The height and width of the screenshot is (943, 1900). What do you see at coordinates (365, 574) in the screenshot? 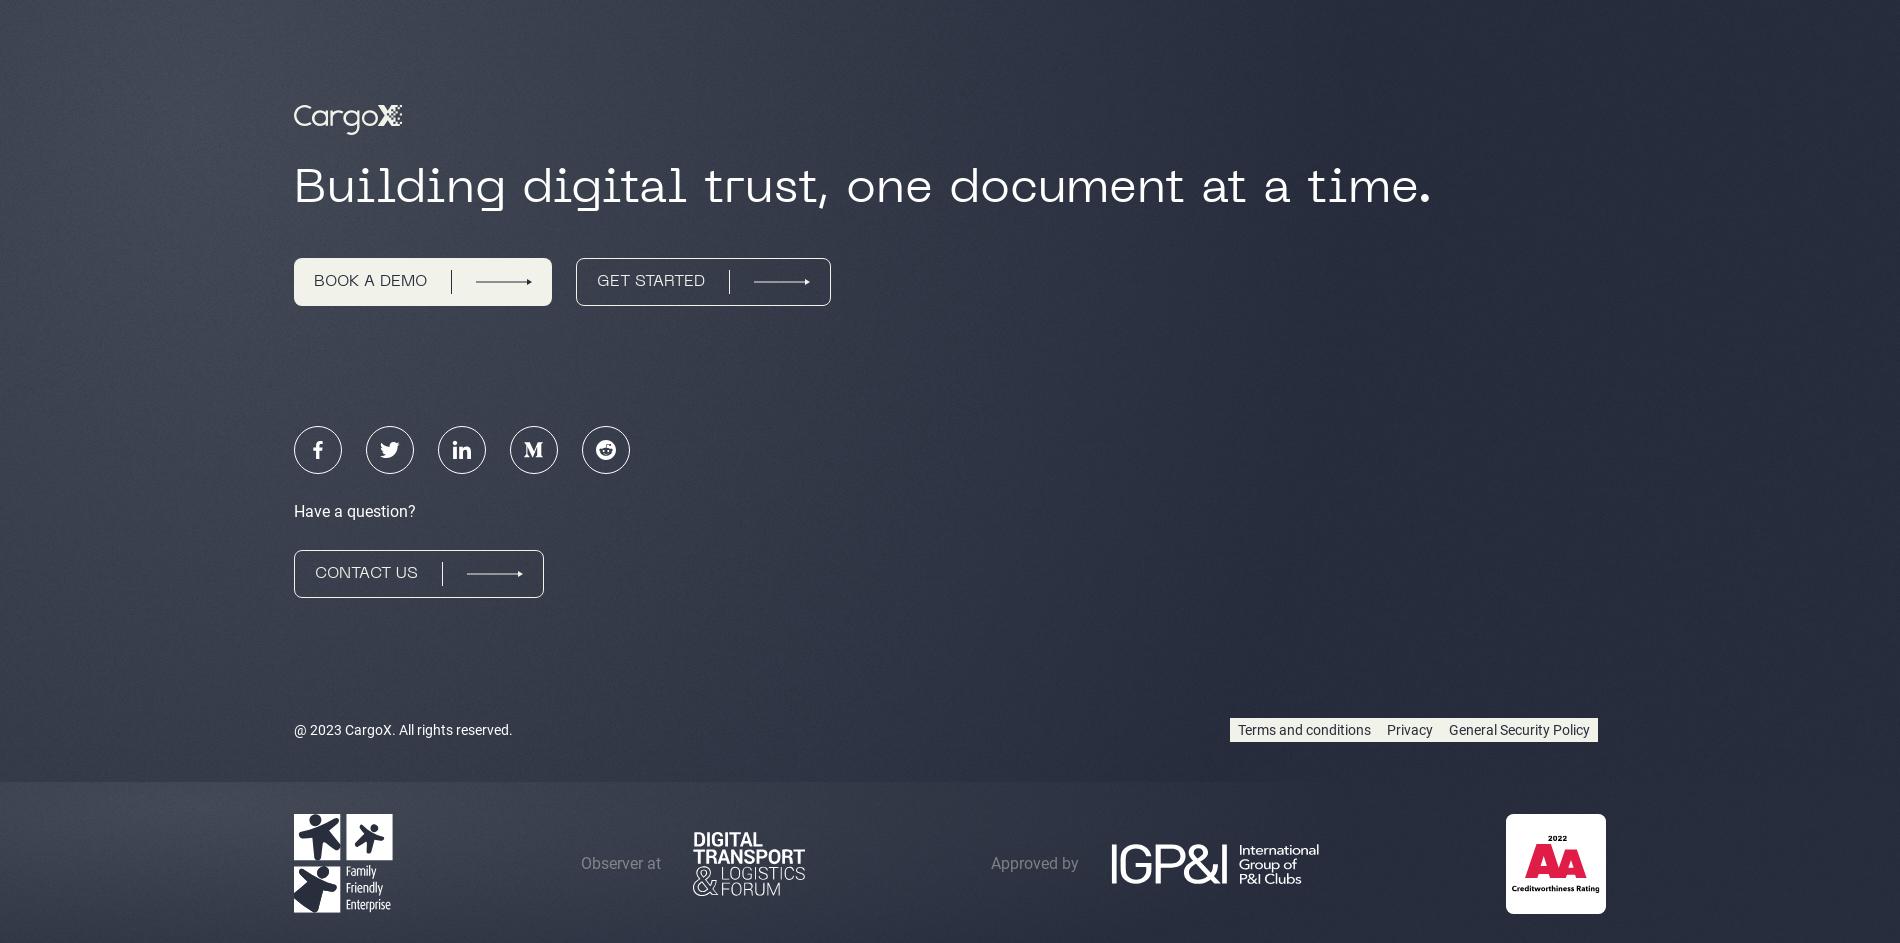
I see `'Contact us'` at bounding box center [365, 574].